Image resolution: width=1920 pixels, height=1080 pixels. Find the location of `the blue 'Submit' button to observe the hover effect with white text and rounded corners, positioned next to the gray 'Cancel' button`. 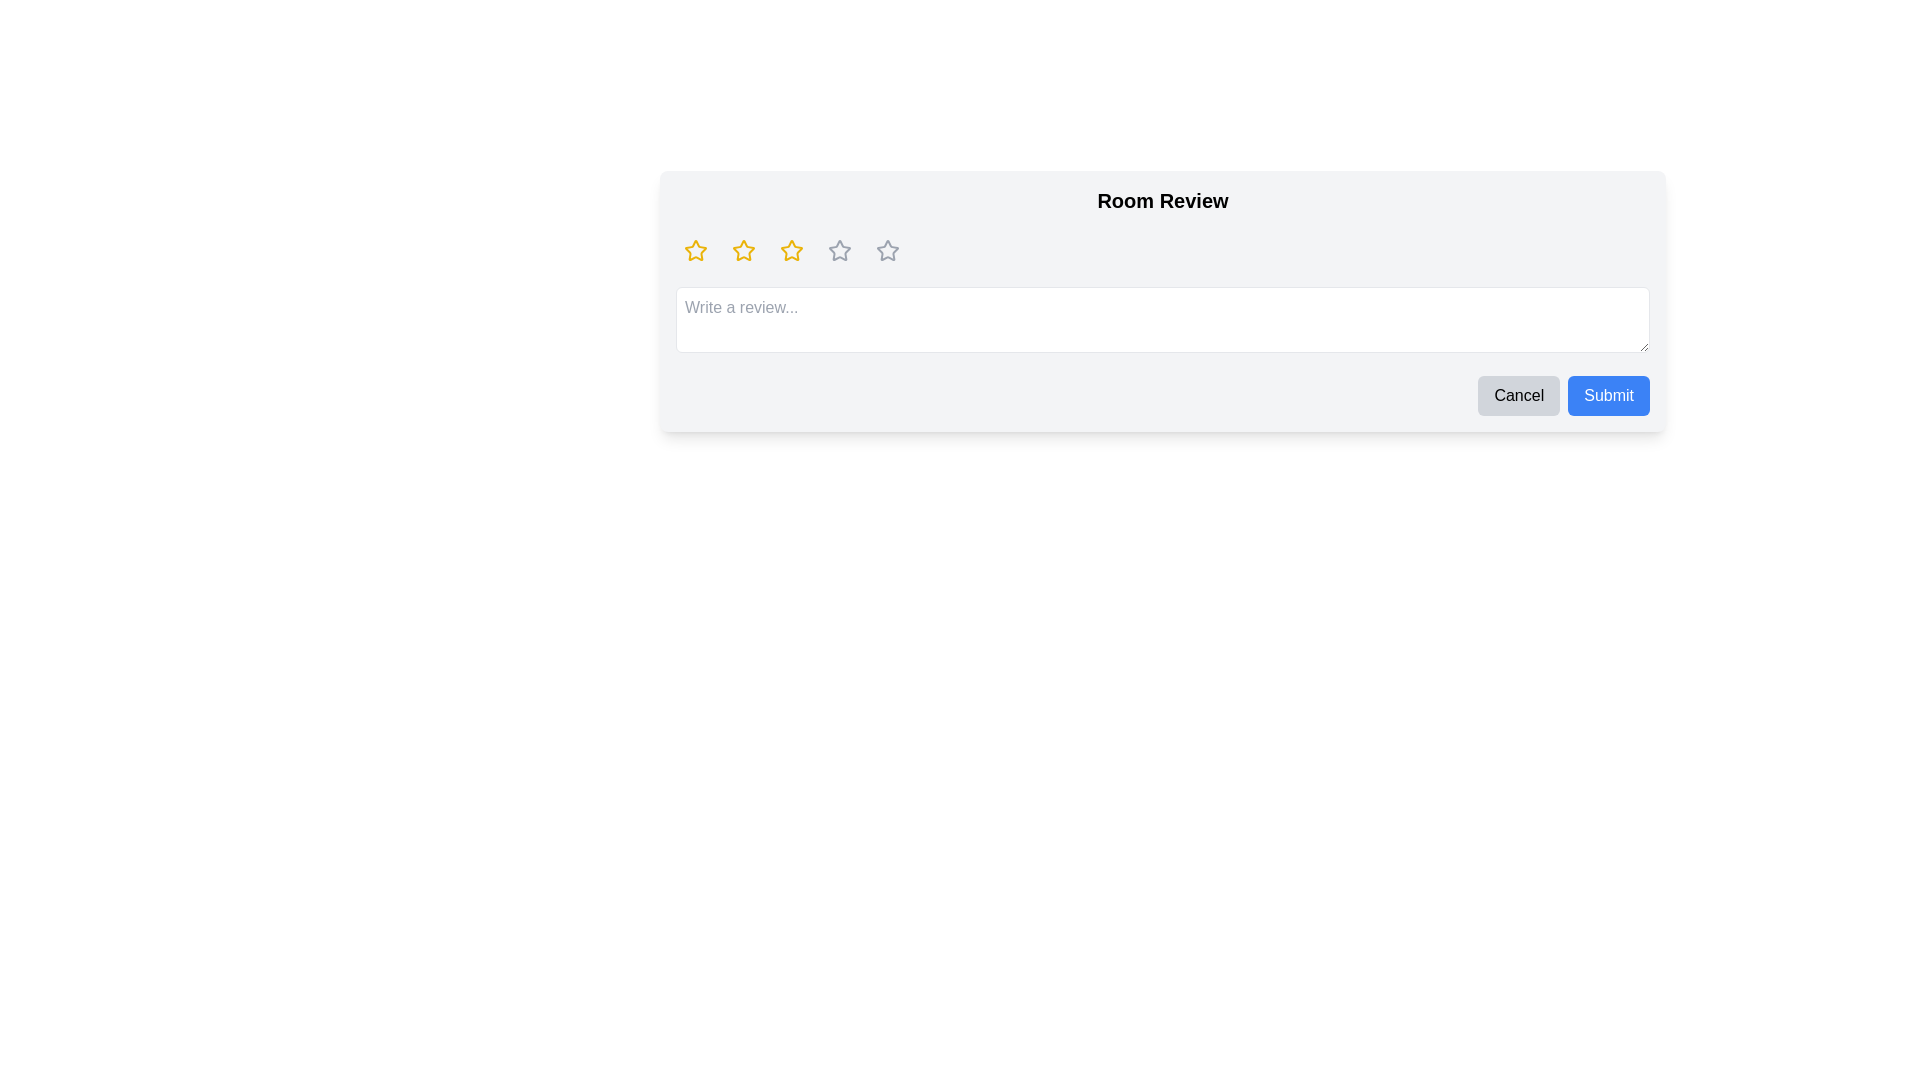

the blue 'Submit' button to observe the hover effect with white text and rounded corners, positioned next to the gray 'Cancel' button is located at coordinates (1609, 396).